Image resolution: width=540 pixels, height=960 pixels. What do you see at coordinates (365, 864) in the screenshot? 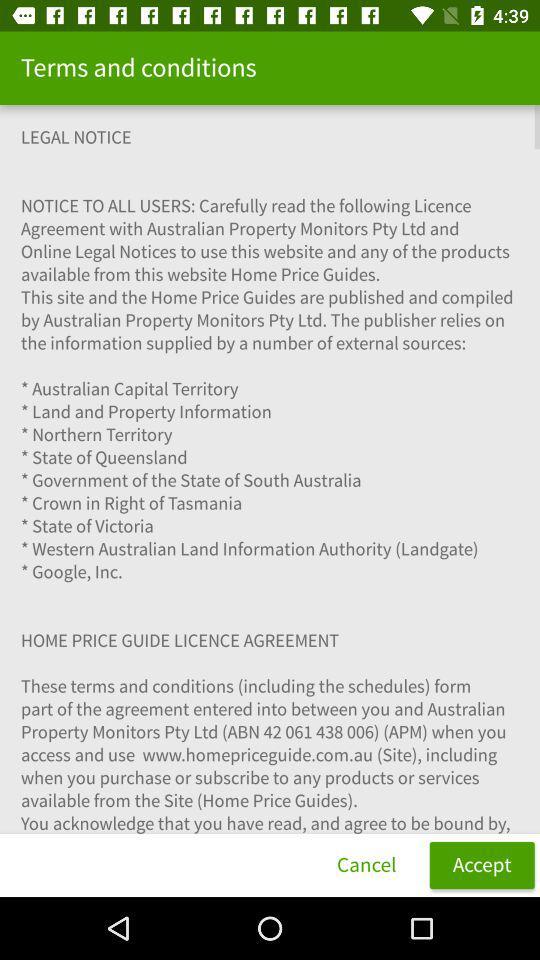
I see `cancel` at bounding box center [365, 864].